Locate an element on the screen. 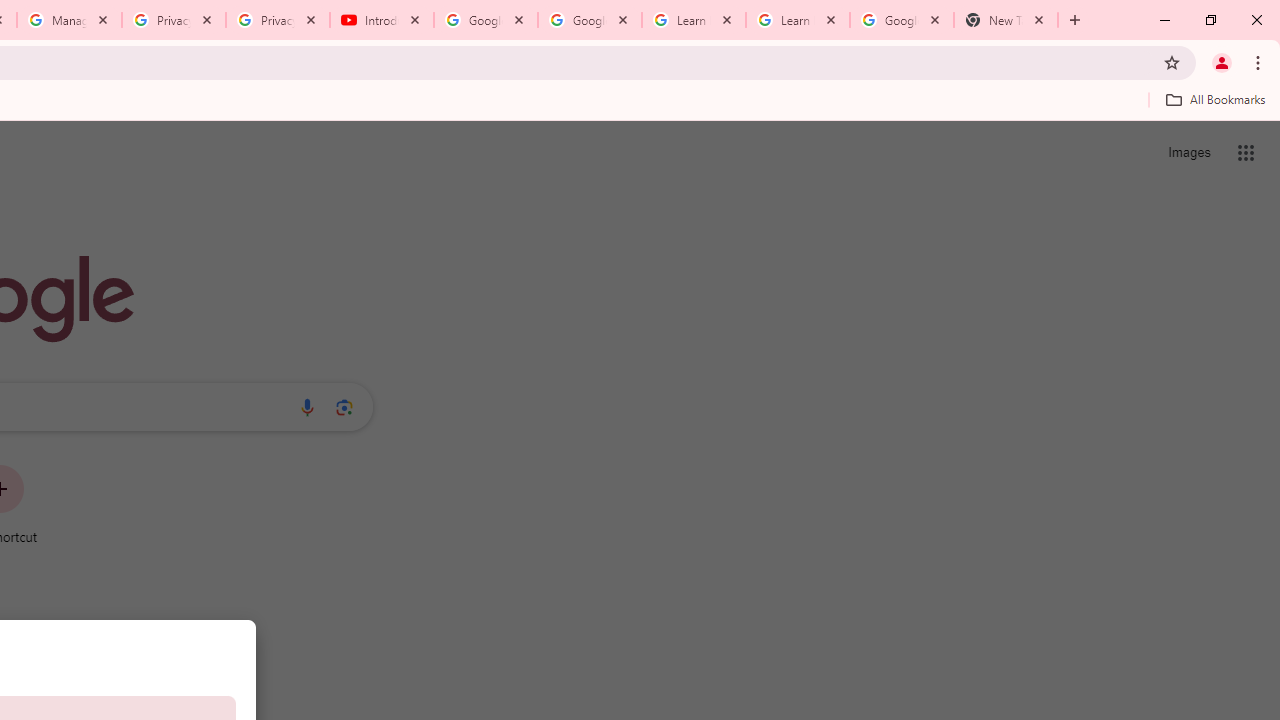 Image resolution: width=1280 pixels, height=720 pixels. 'Introduction | Google Privacy Policy - YouTube' is located at coordinates (382, 20).